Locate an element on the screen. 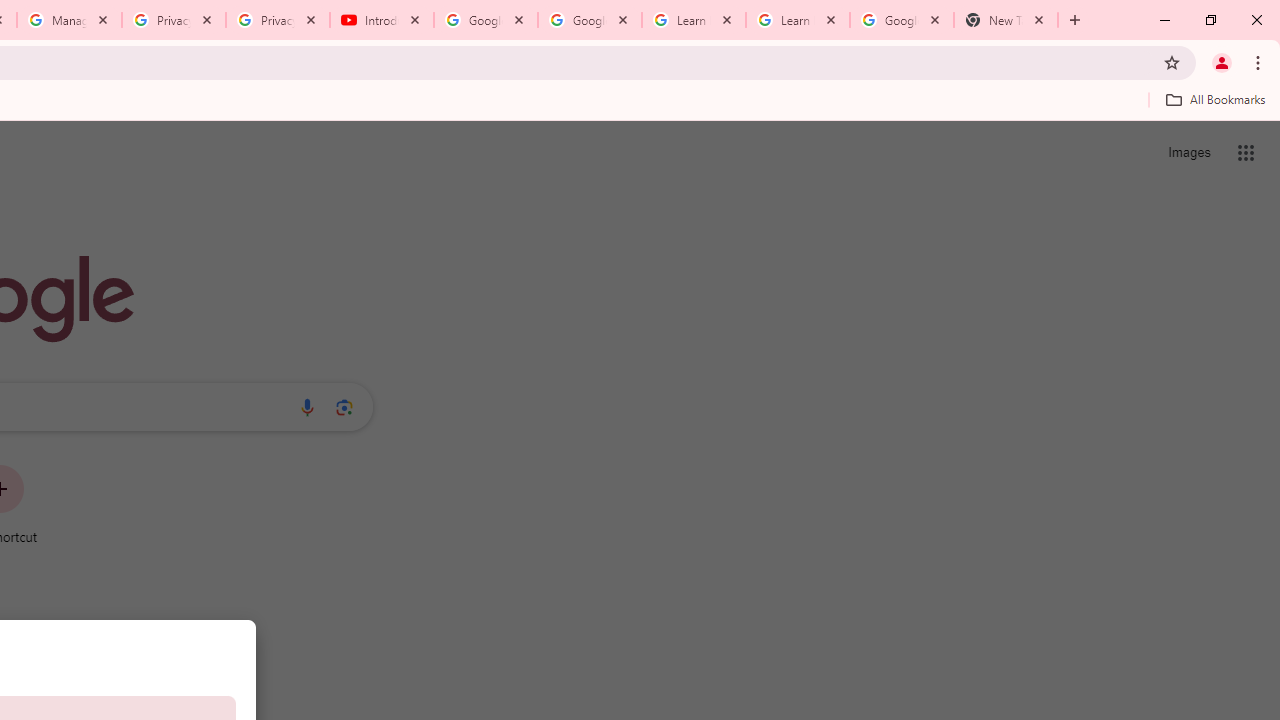 Image resolution: width=1280 pixels, height=720 pixels. 'Introduction | Google Privacy Policy - YouTube' is located at coordinates (382, 20).